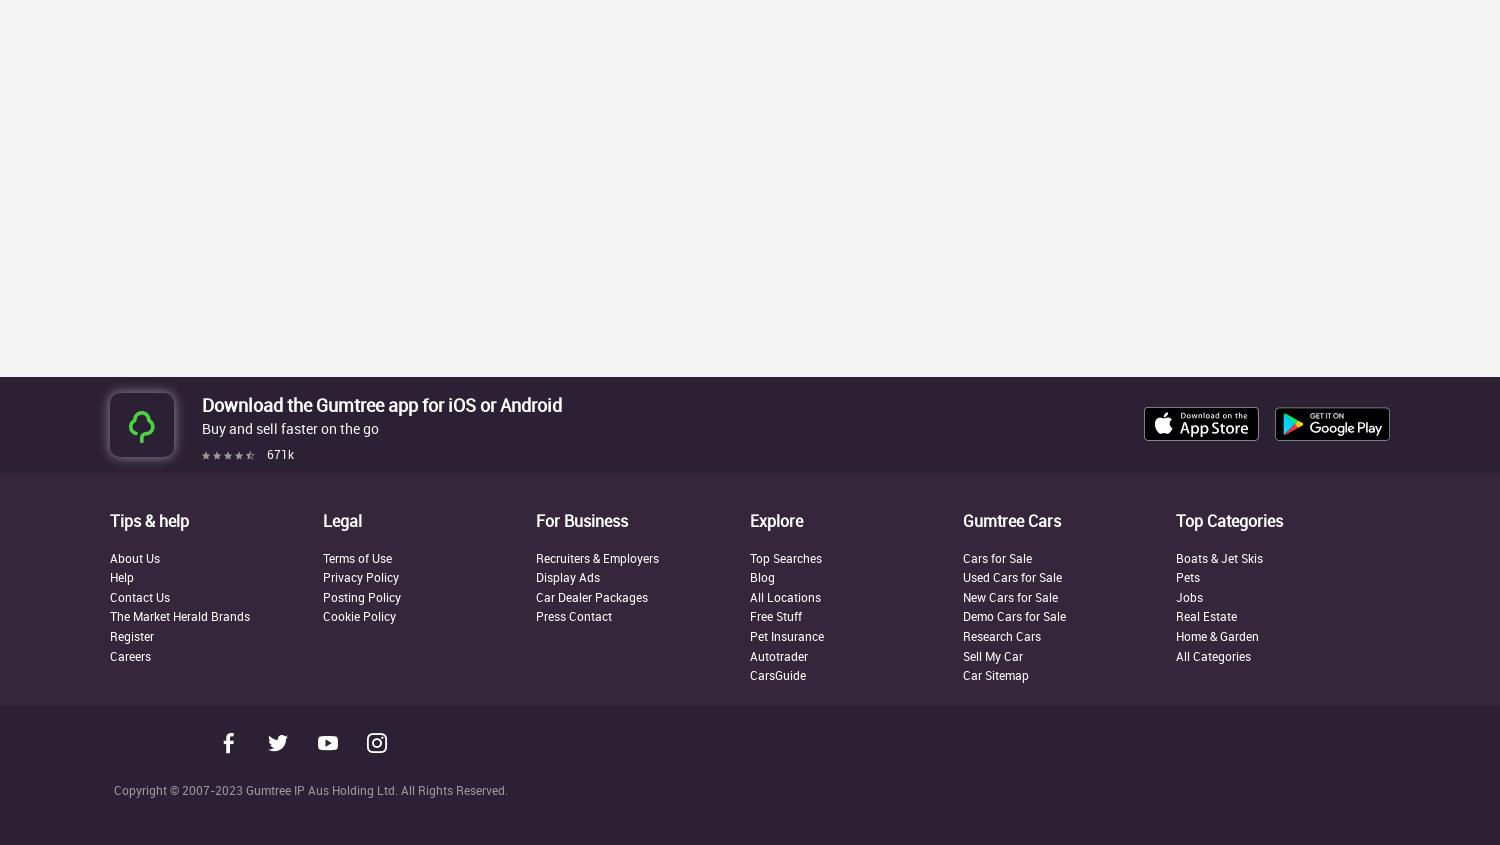  What do you see at coordinates (132, 635) in the screenshot?
I see `'Register'` at bounding box center [132, 635].